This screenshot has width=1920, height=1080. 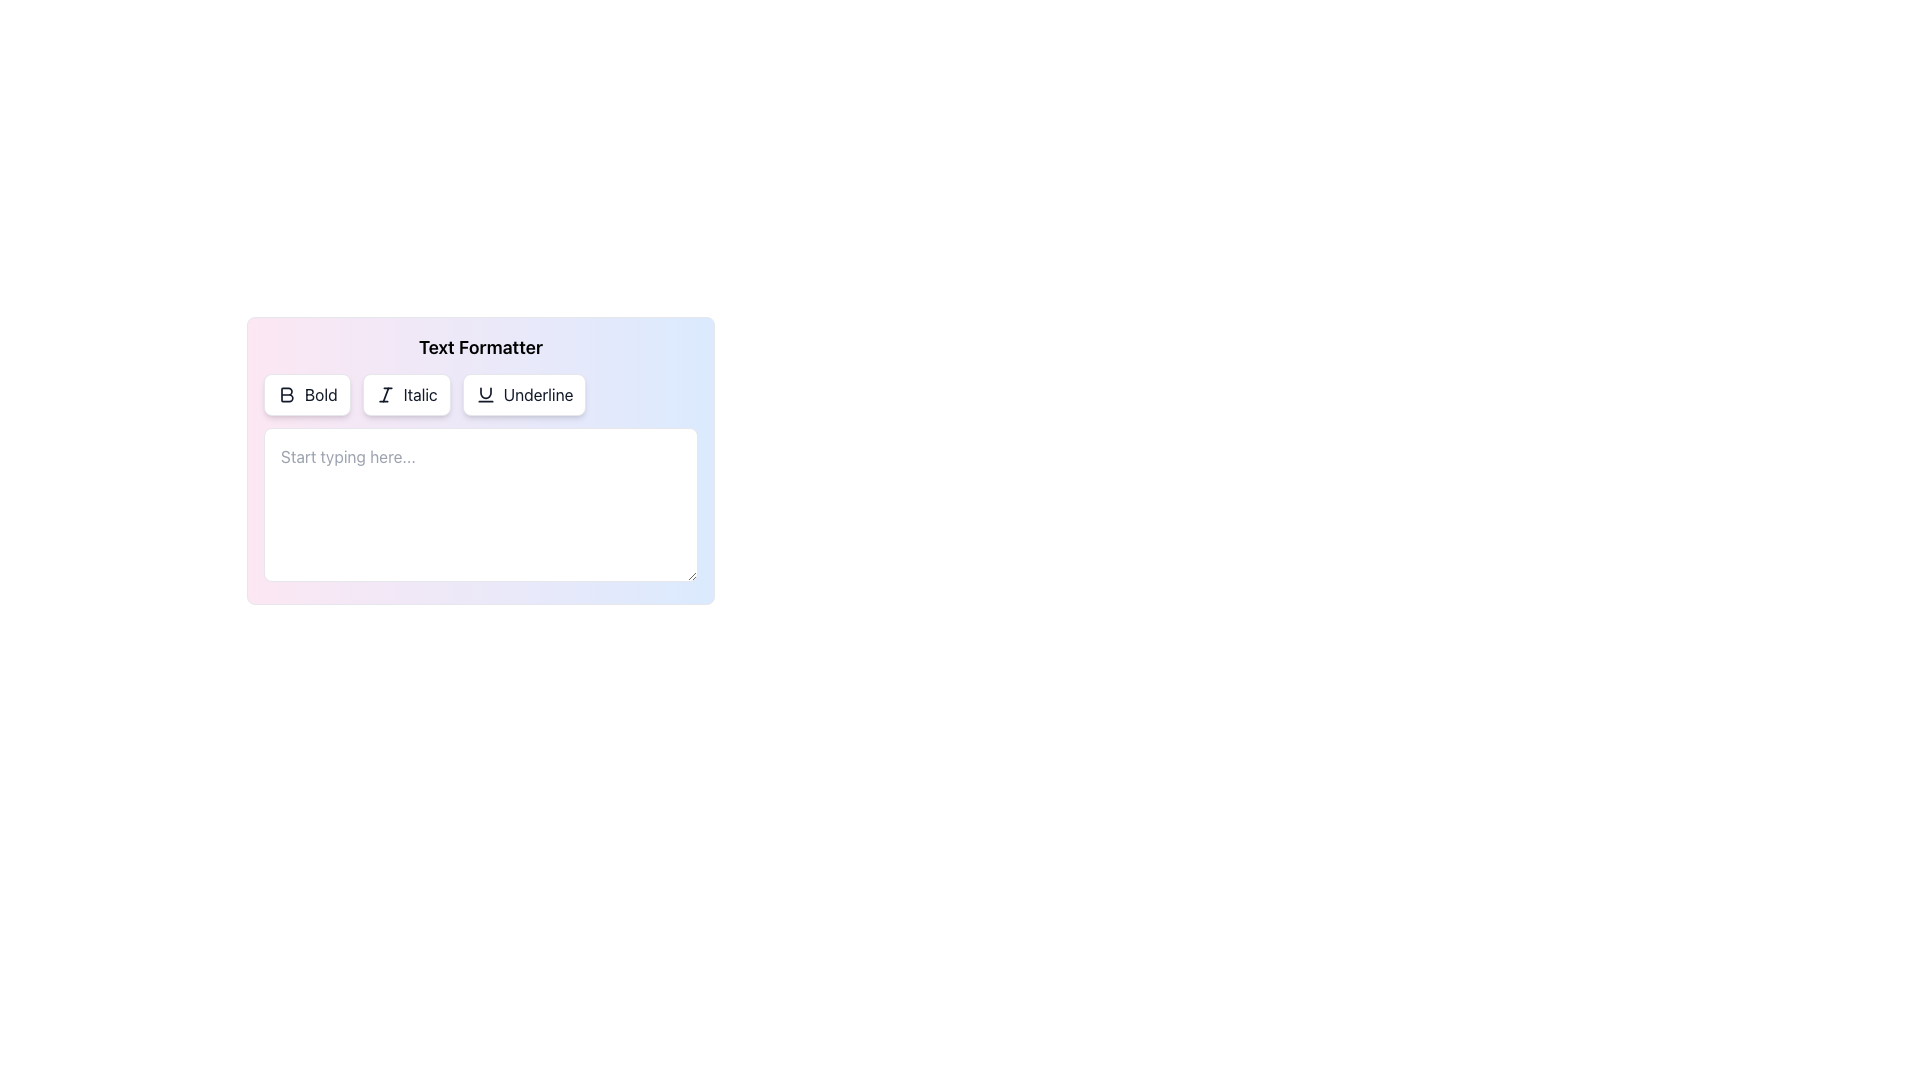 I want to click on the italic icon within the 'Italic' button in the text formatting toolbar, which is represented by a slanted line resembling an italicized letter 'I', so click(x=385, y=394).